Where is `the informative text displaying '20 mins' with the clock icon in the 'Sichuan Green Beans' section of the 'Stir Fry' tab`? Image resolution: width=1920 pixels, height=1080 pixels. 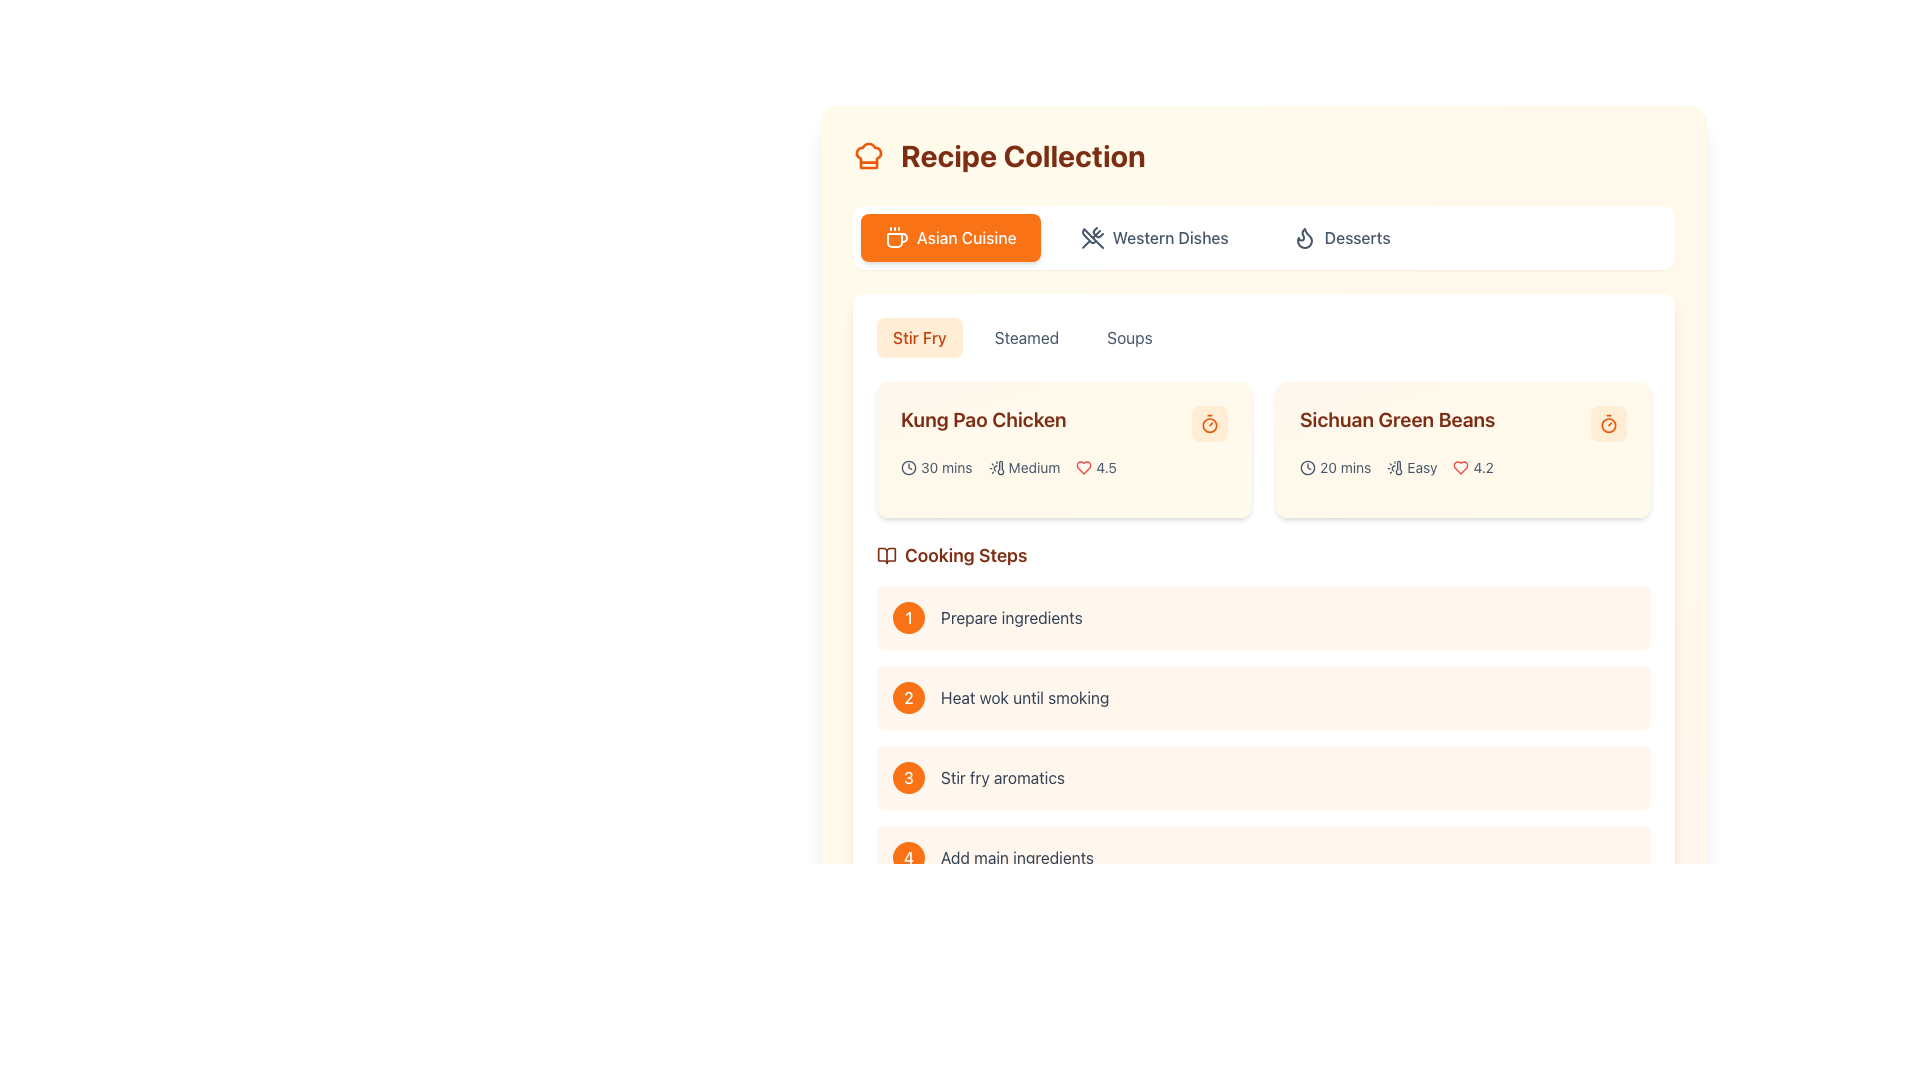 the informative text displaying '20 mins' with the clock icon in the 'Sichuan Green Beans' section of the 'Stir Fry' tab is located at coordinates (1335, 467).